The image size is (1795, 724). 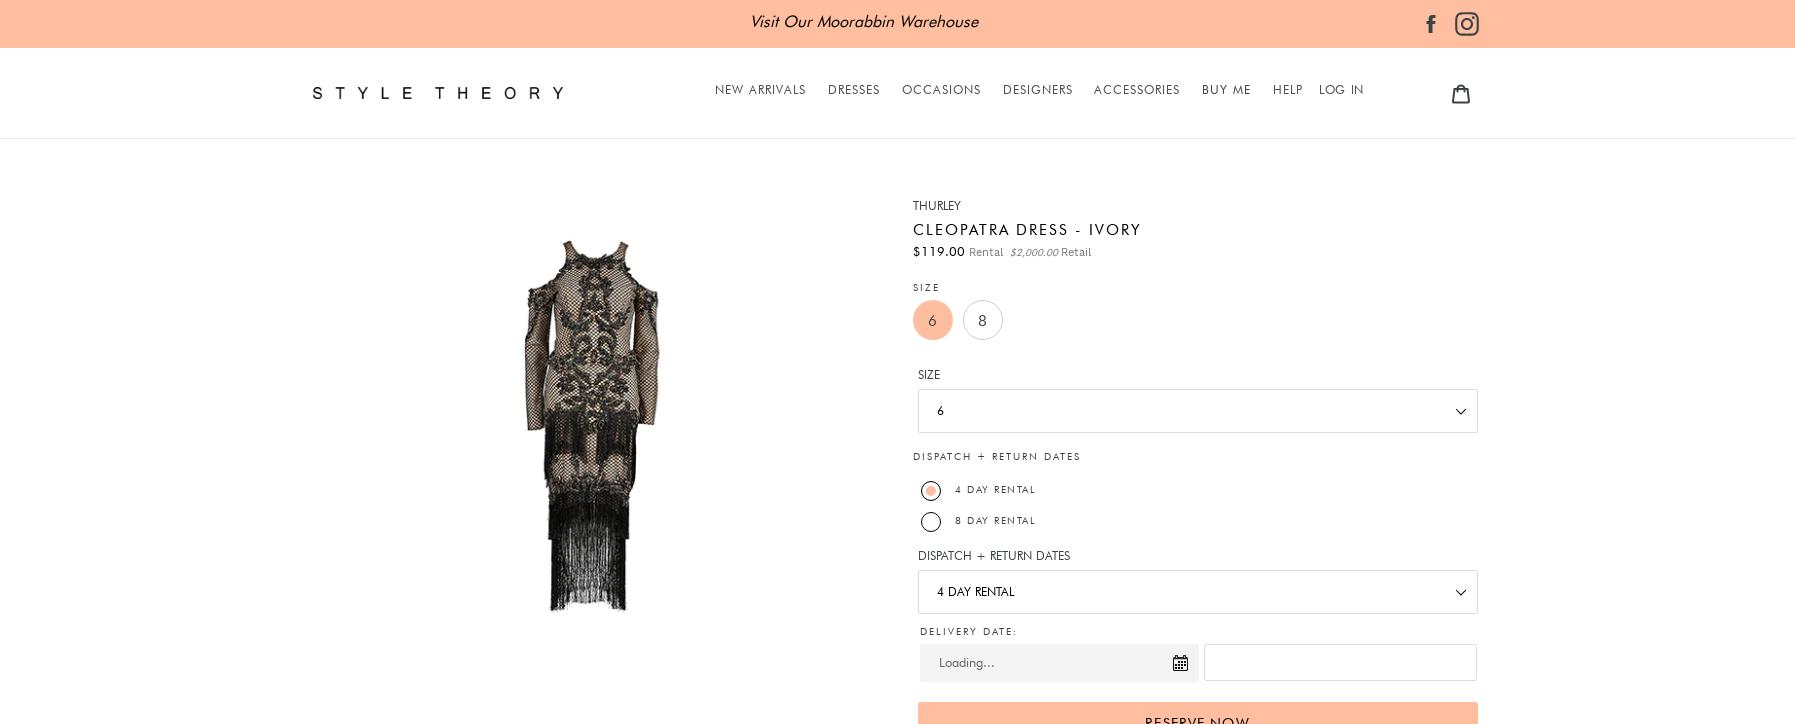 I want to click on 'Pregnancy Friendly', so click(x=900, y=384).